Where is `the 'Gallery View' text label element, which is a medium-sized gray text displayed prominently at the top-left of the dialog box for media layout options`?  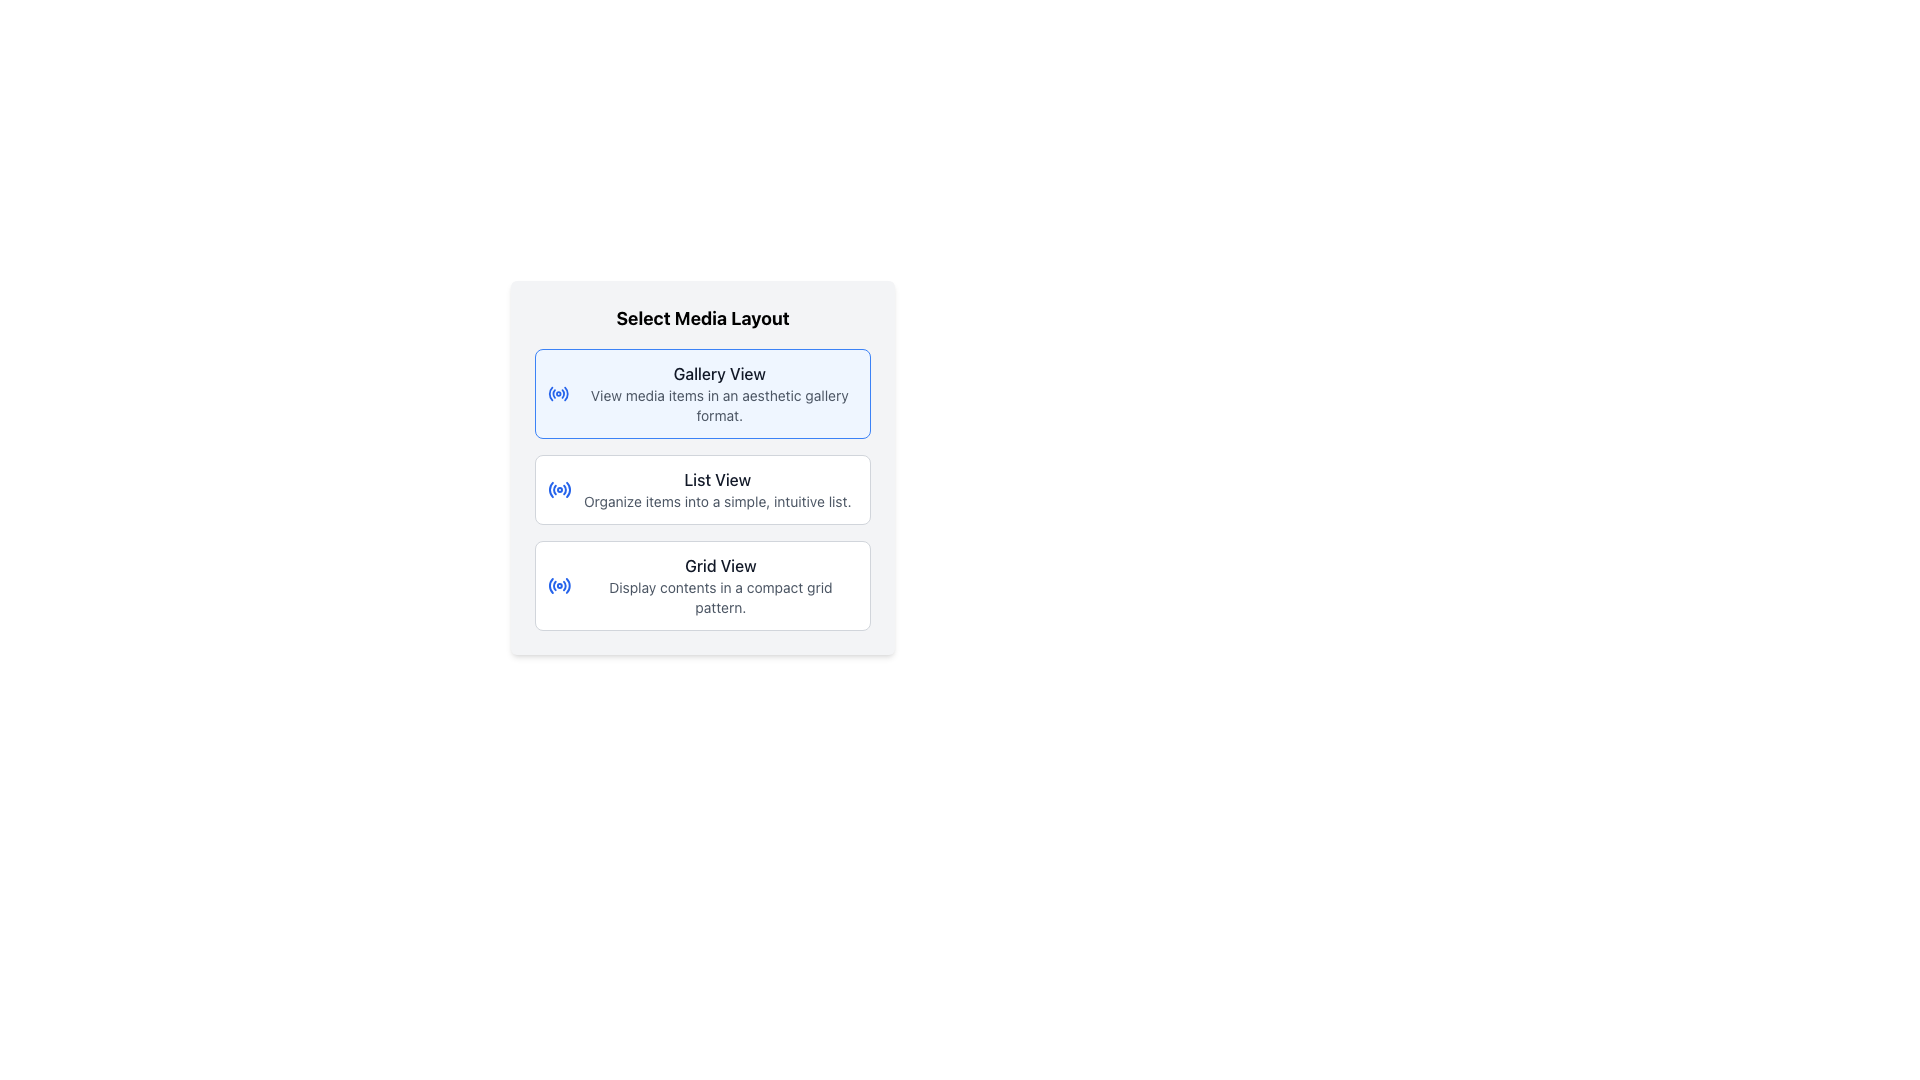
the 'Gallery View' text label element, which is a medium-sized gray text displayed prominently at the top-left of the dialog box for media layout options is located at coordinates (719, 374).